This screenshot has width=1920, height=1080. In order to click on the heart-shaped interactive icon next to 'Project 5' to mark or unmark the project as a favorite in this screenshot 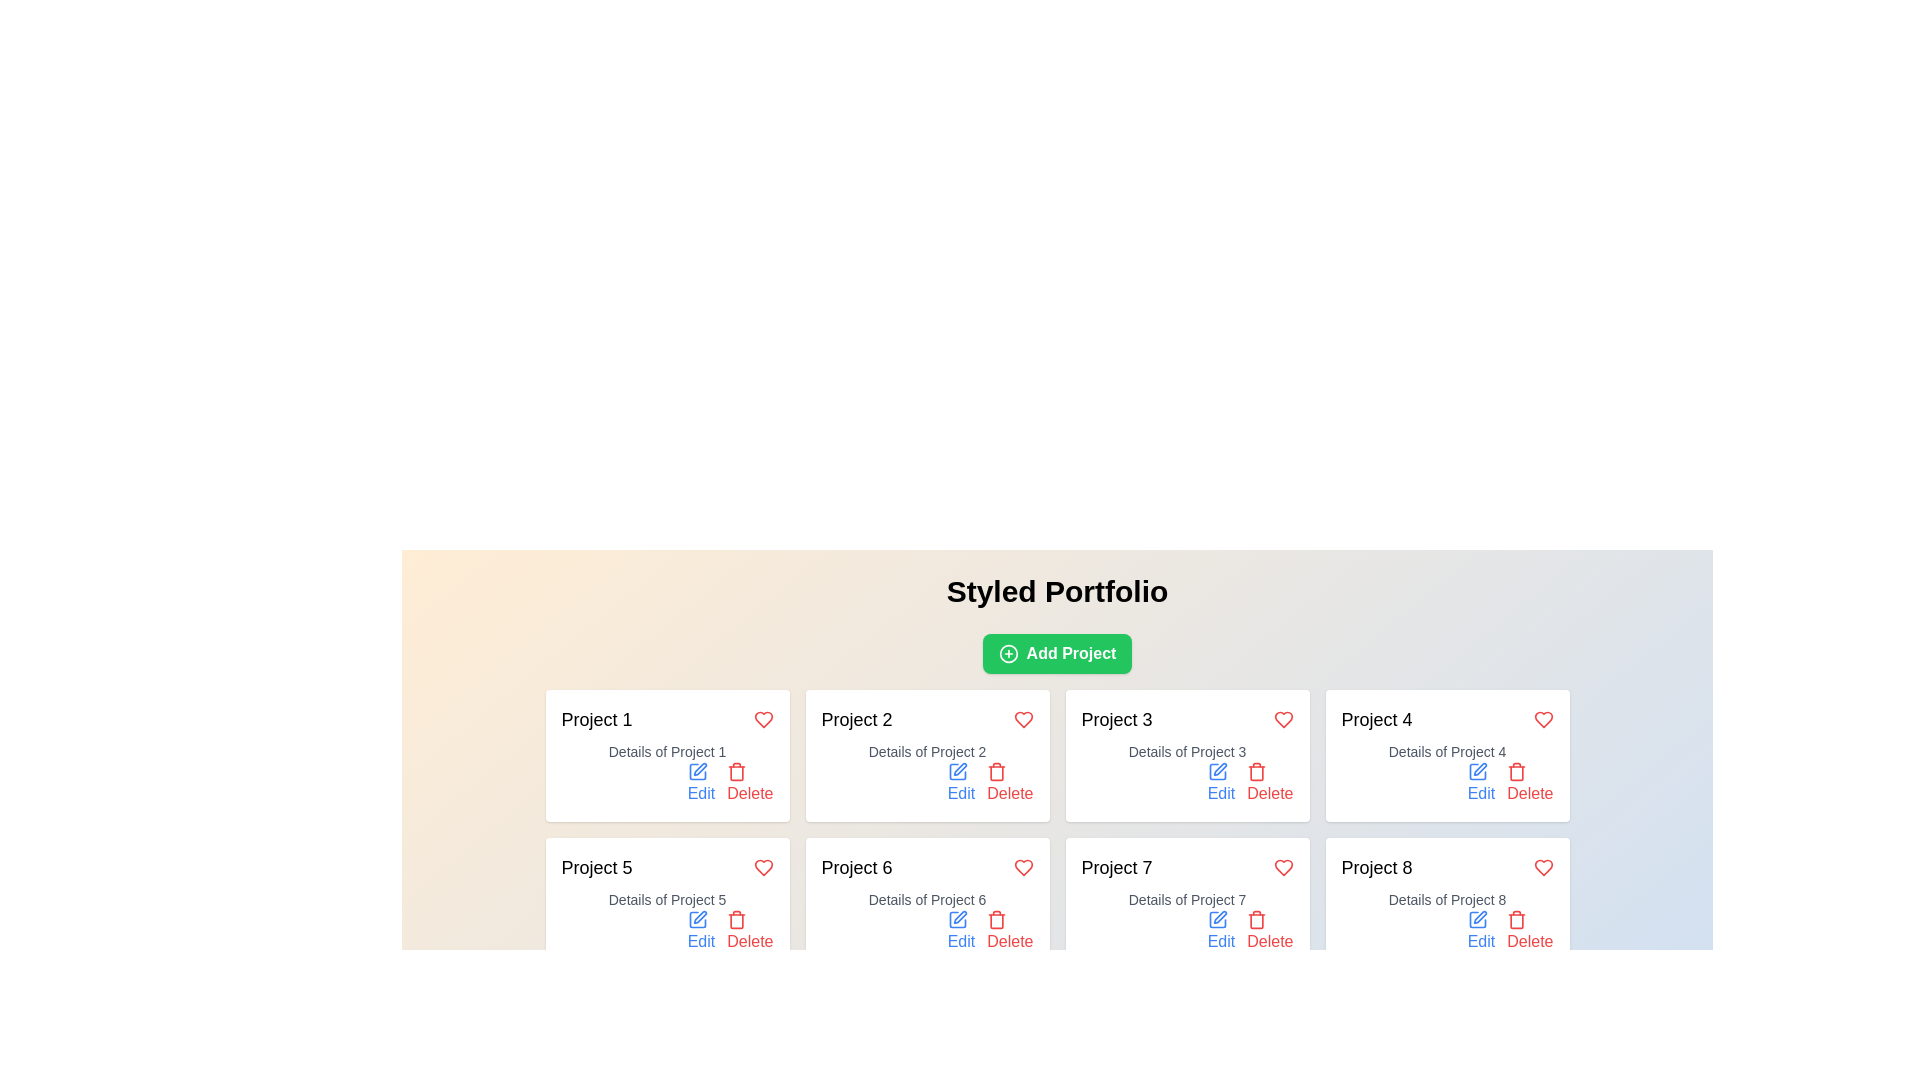, I will do `click(762, 866)`.